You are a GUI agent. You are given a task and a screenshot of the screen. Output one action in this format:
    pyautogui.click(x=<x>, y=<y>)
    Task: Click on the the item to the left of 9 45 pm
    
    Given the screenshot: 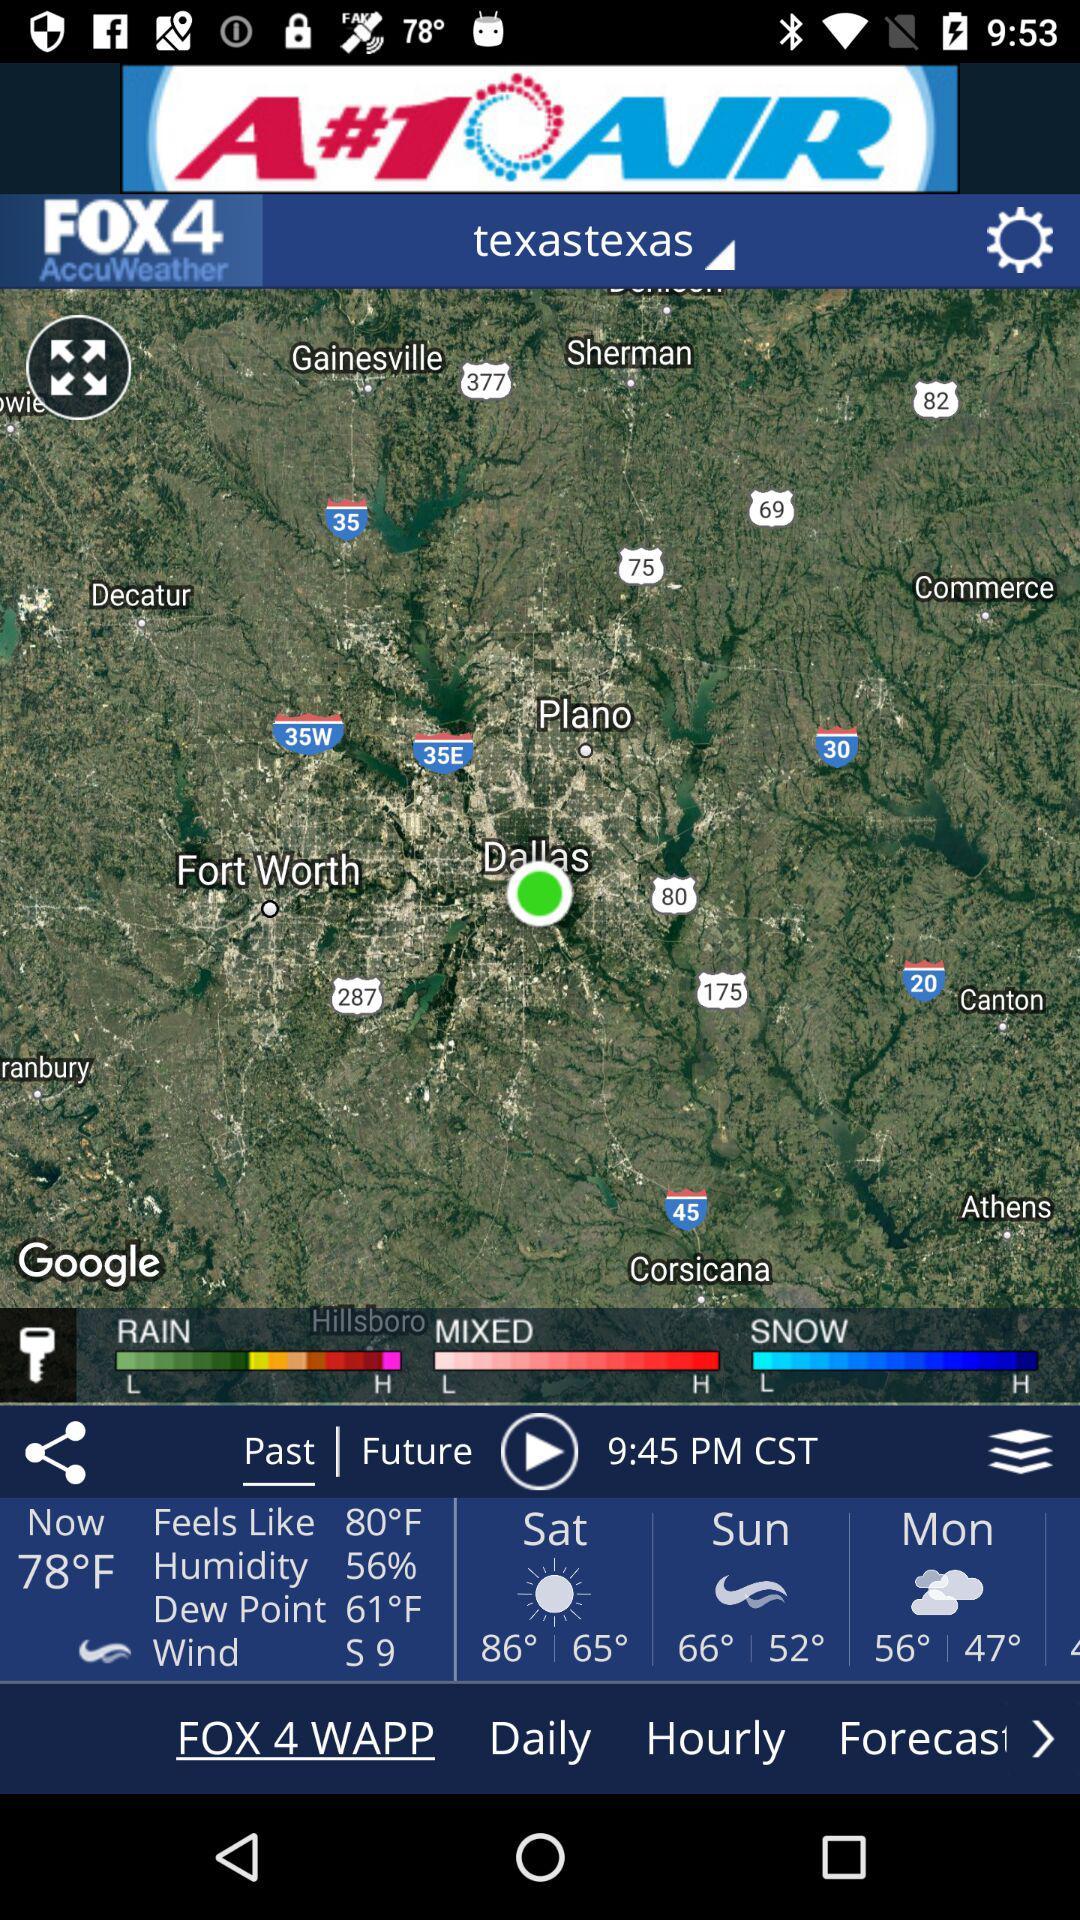 What is the action you would take?
    pyautogui.click(x=538, y=1451)
    